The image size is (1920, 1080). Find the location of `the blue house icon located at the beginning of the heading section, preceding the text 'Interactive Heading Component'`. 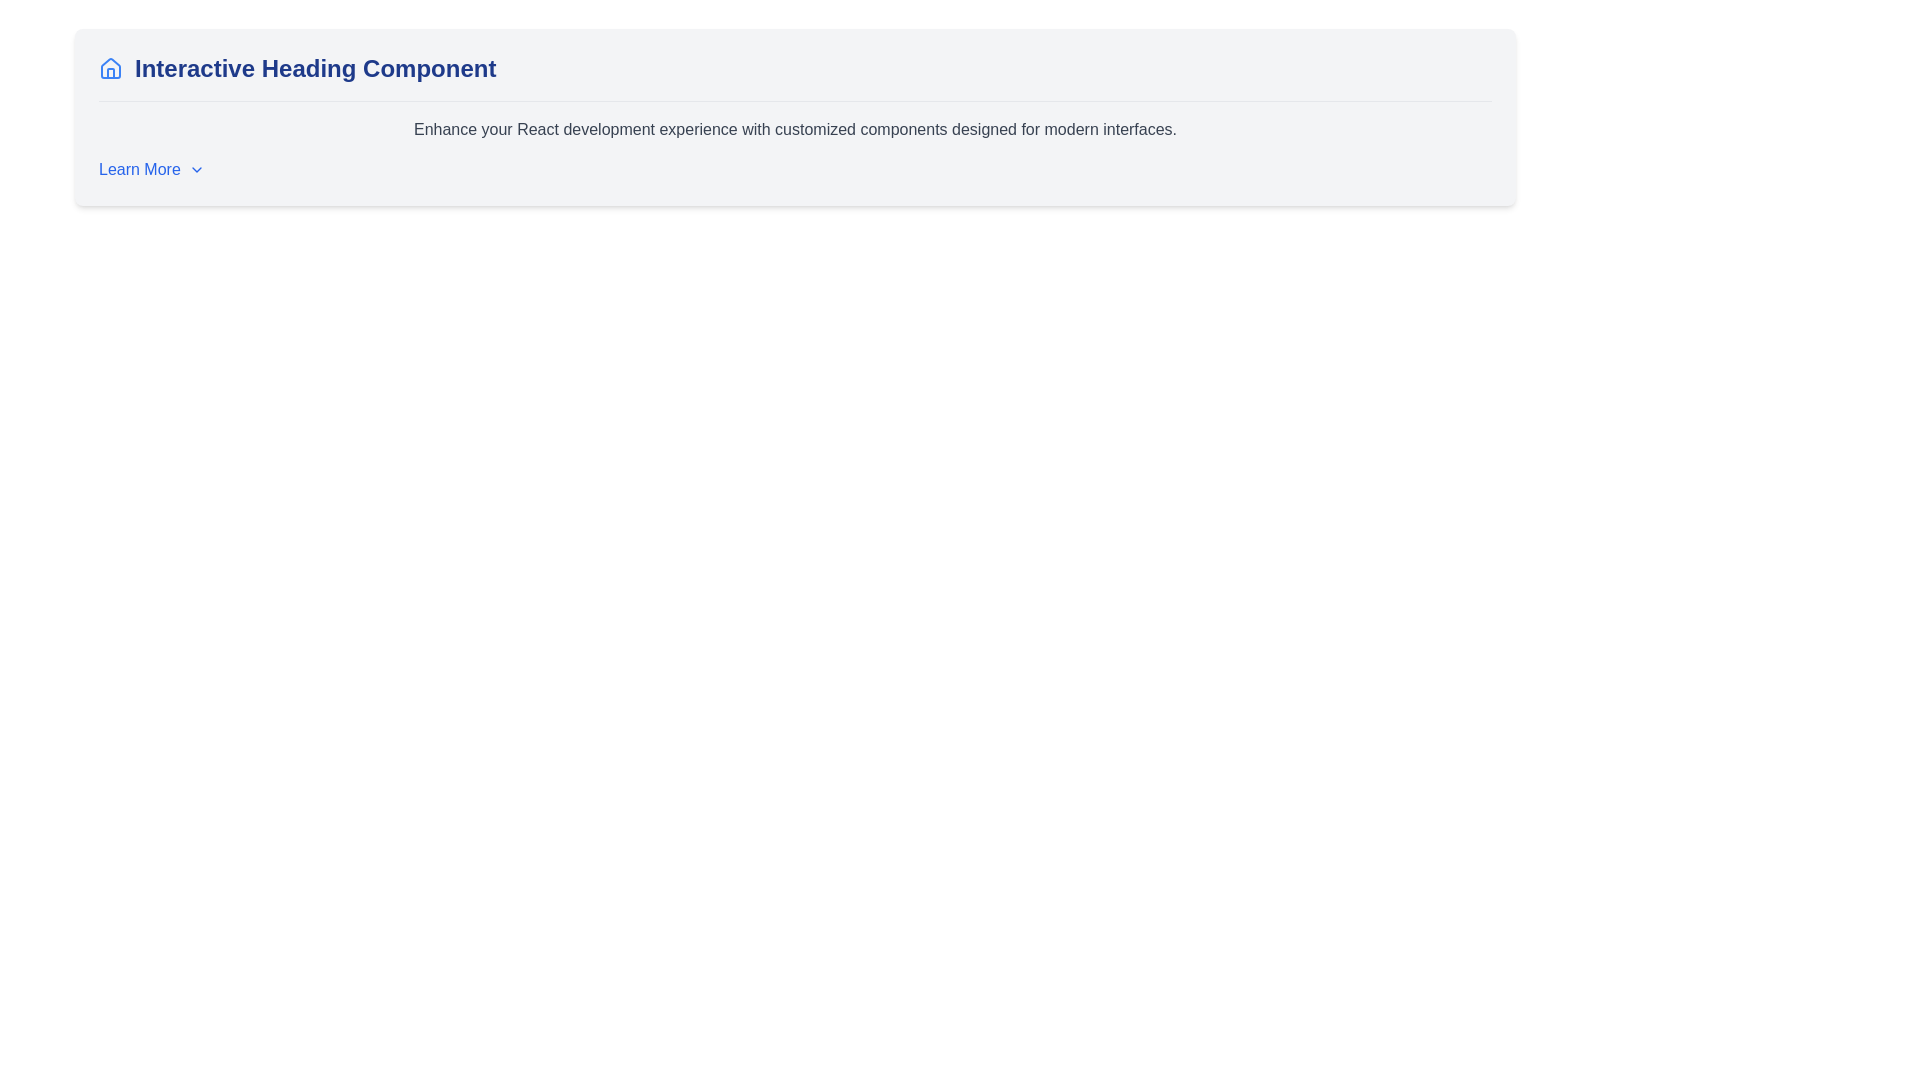

the blue house icon located at the beginning of the heading section, preceding the text 'Interactive Heading Component' is located at coordinates (109, 68).